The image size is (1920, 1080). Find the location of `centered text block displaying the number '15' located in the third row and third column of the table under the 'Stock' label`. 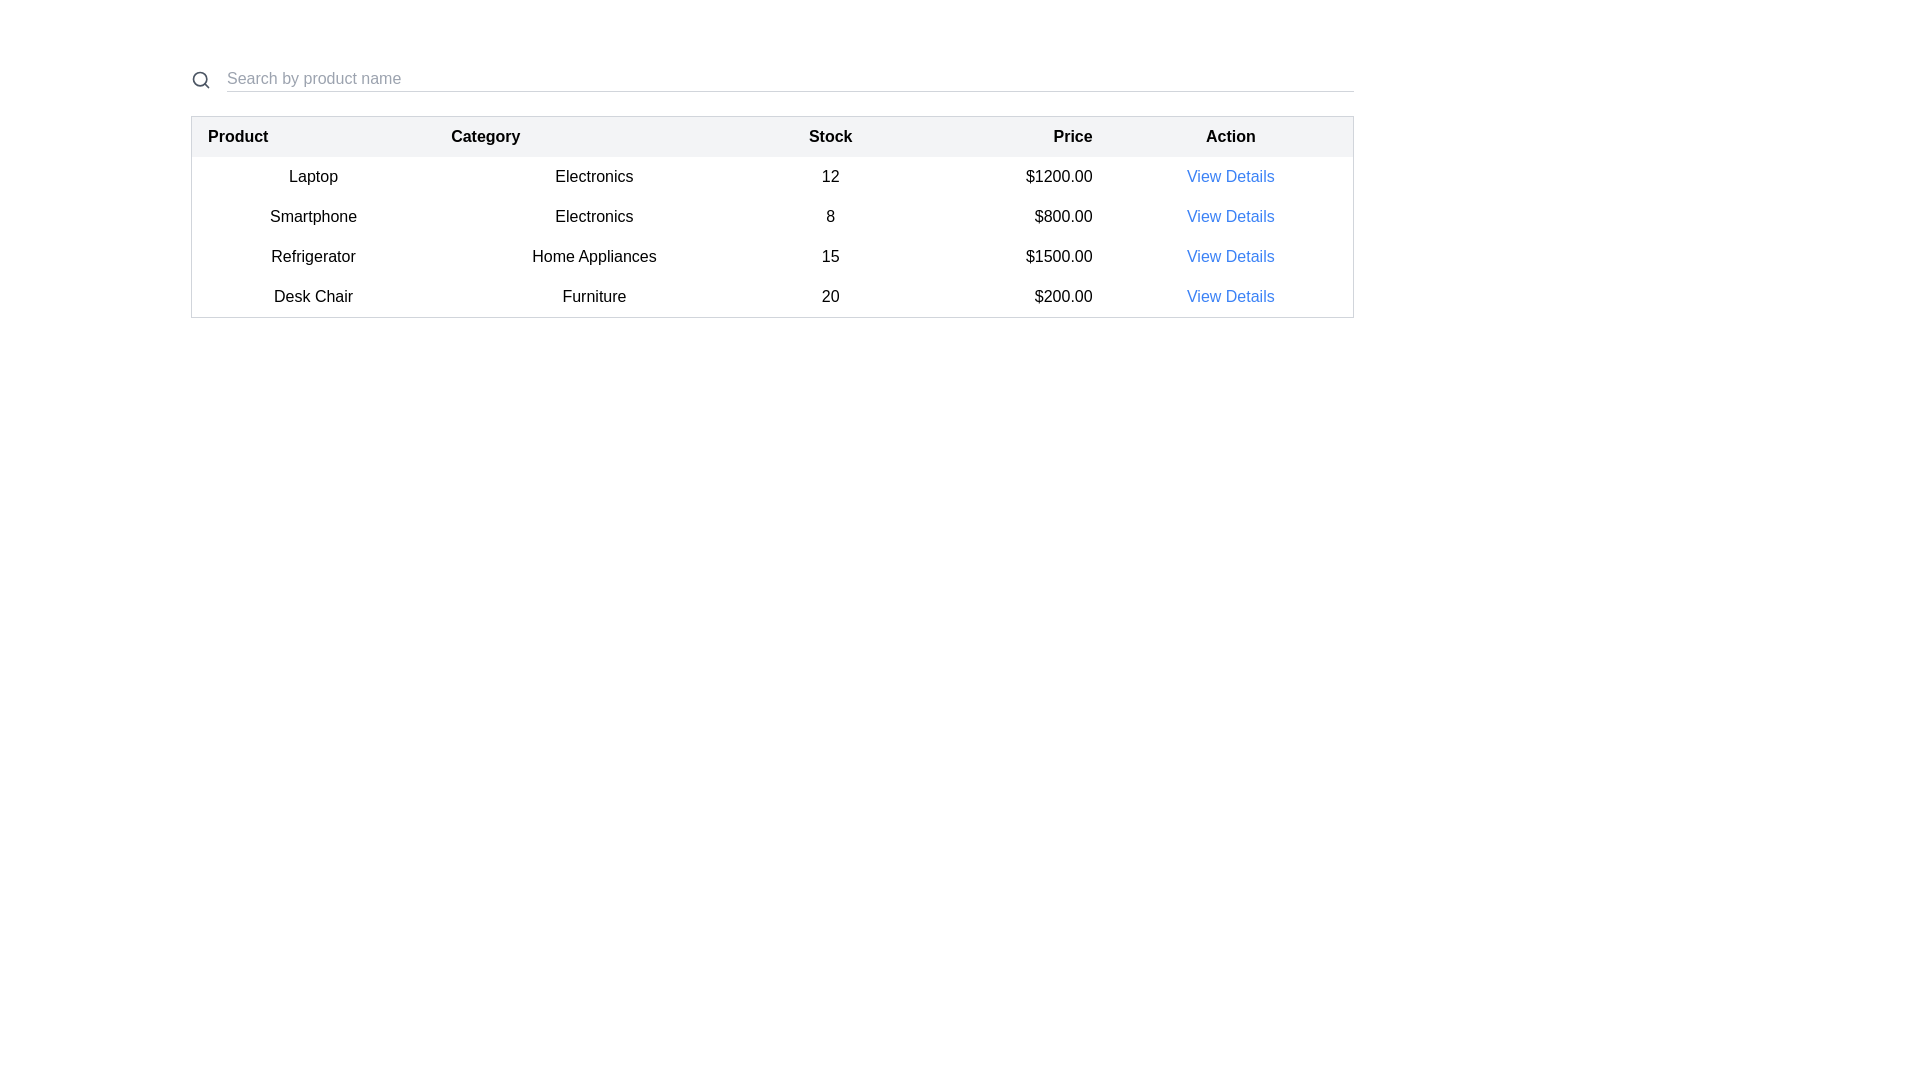

centered text block displaying the number '15' located in the third row and third column of the table under the 'Stock' label is located at coordinates (830, 256).